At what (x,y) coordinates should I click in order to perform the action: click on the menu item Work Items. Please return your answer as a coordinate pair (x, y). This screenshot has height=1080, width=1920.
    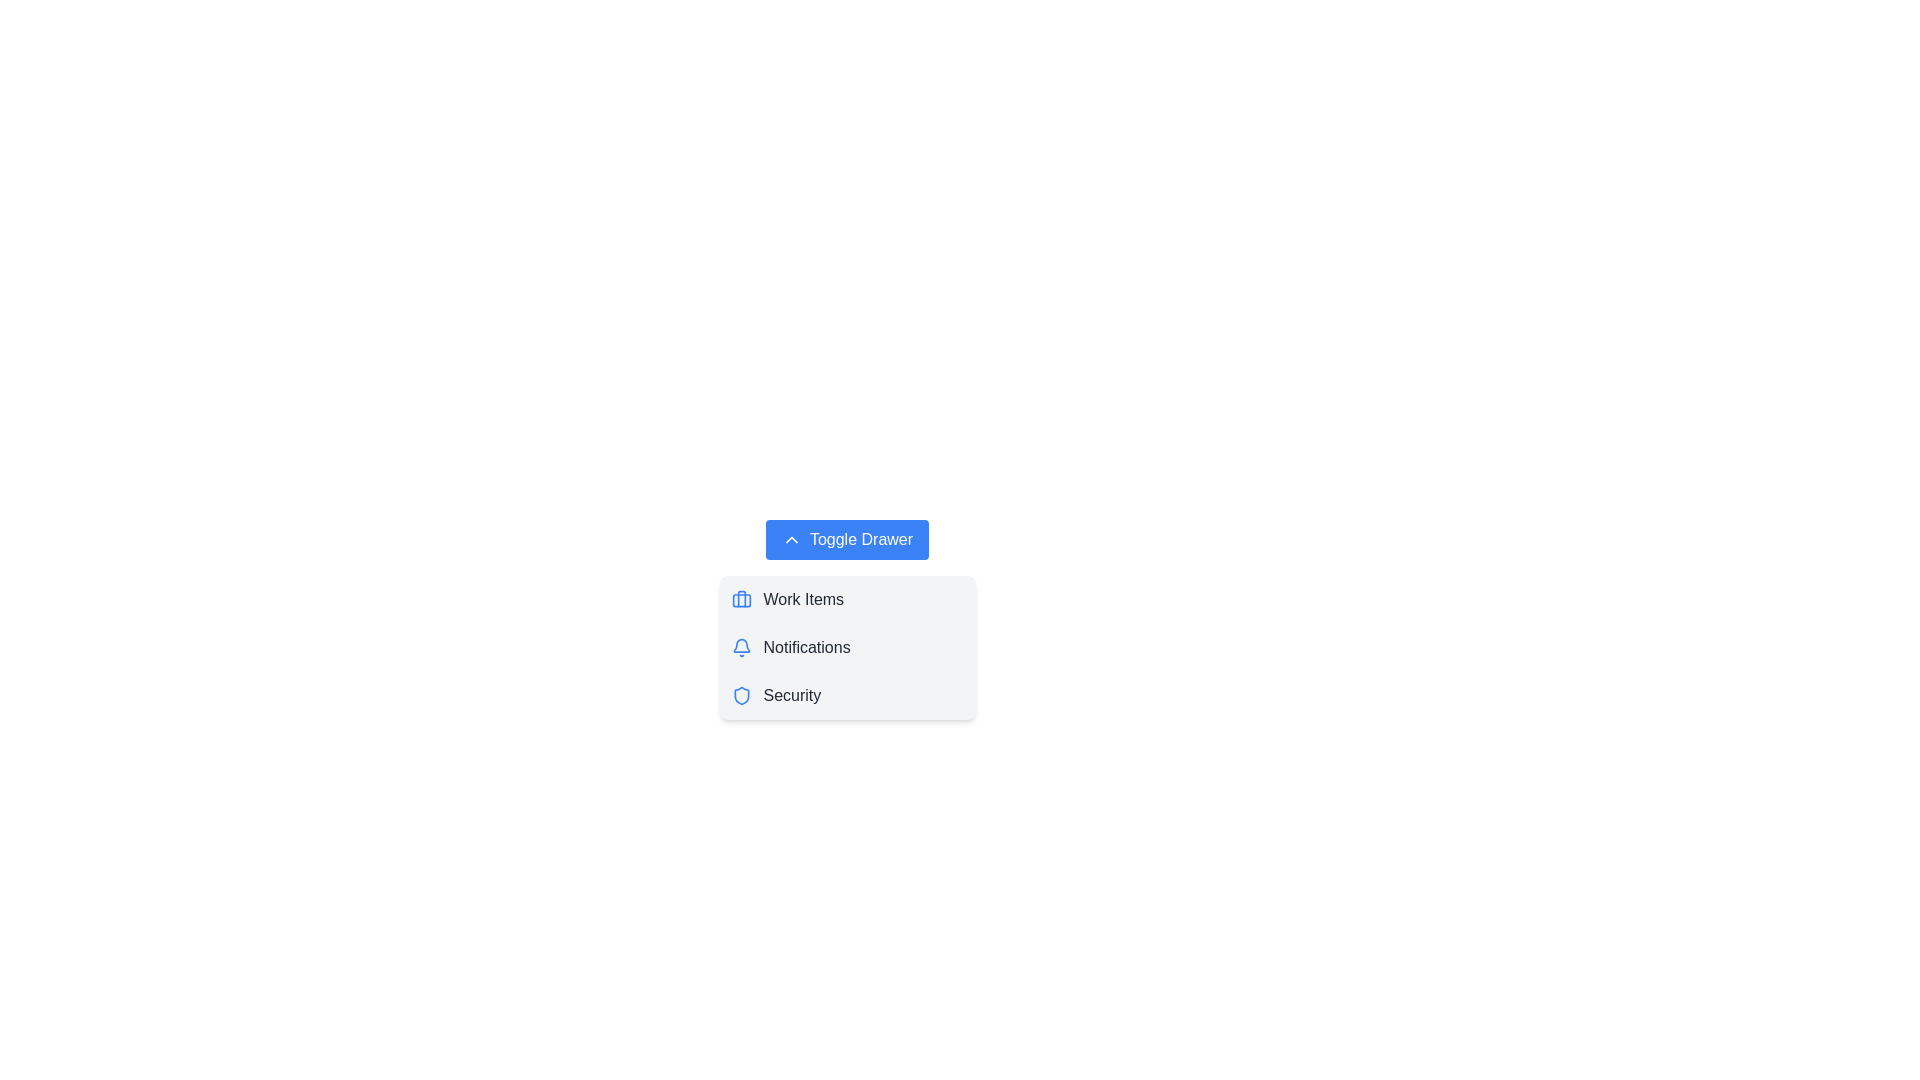
    Looking at the image, I should click on (847, 599).